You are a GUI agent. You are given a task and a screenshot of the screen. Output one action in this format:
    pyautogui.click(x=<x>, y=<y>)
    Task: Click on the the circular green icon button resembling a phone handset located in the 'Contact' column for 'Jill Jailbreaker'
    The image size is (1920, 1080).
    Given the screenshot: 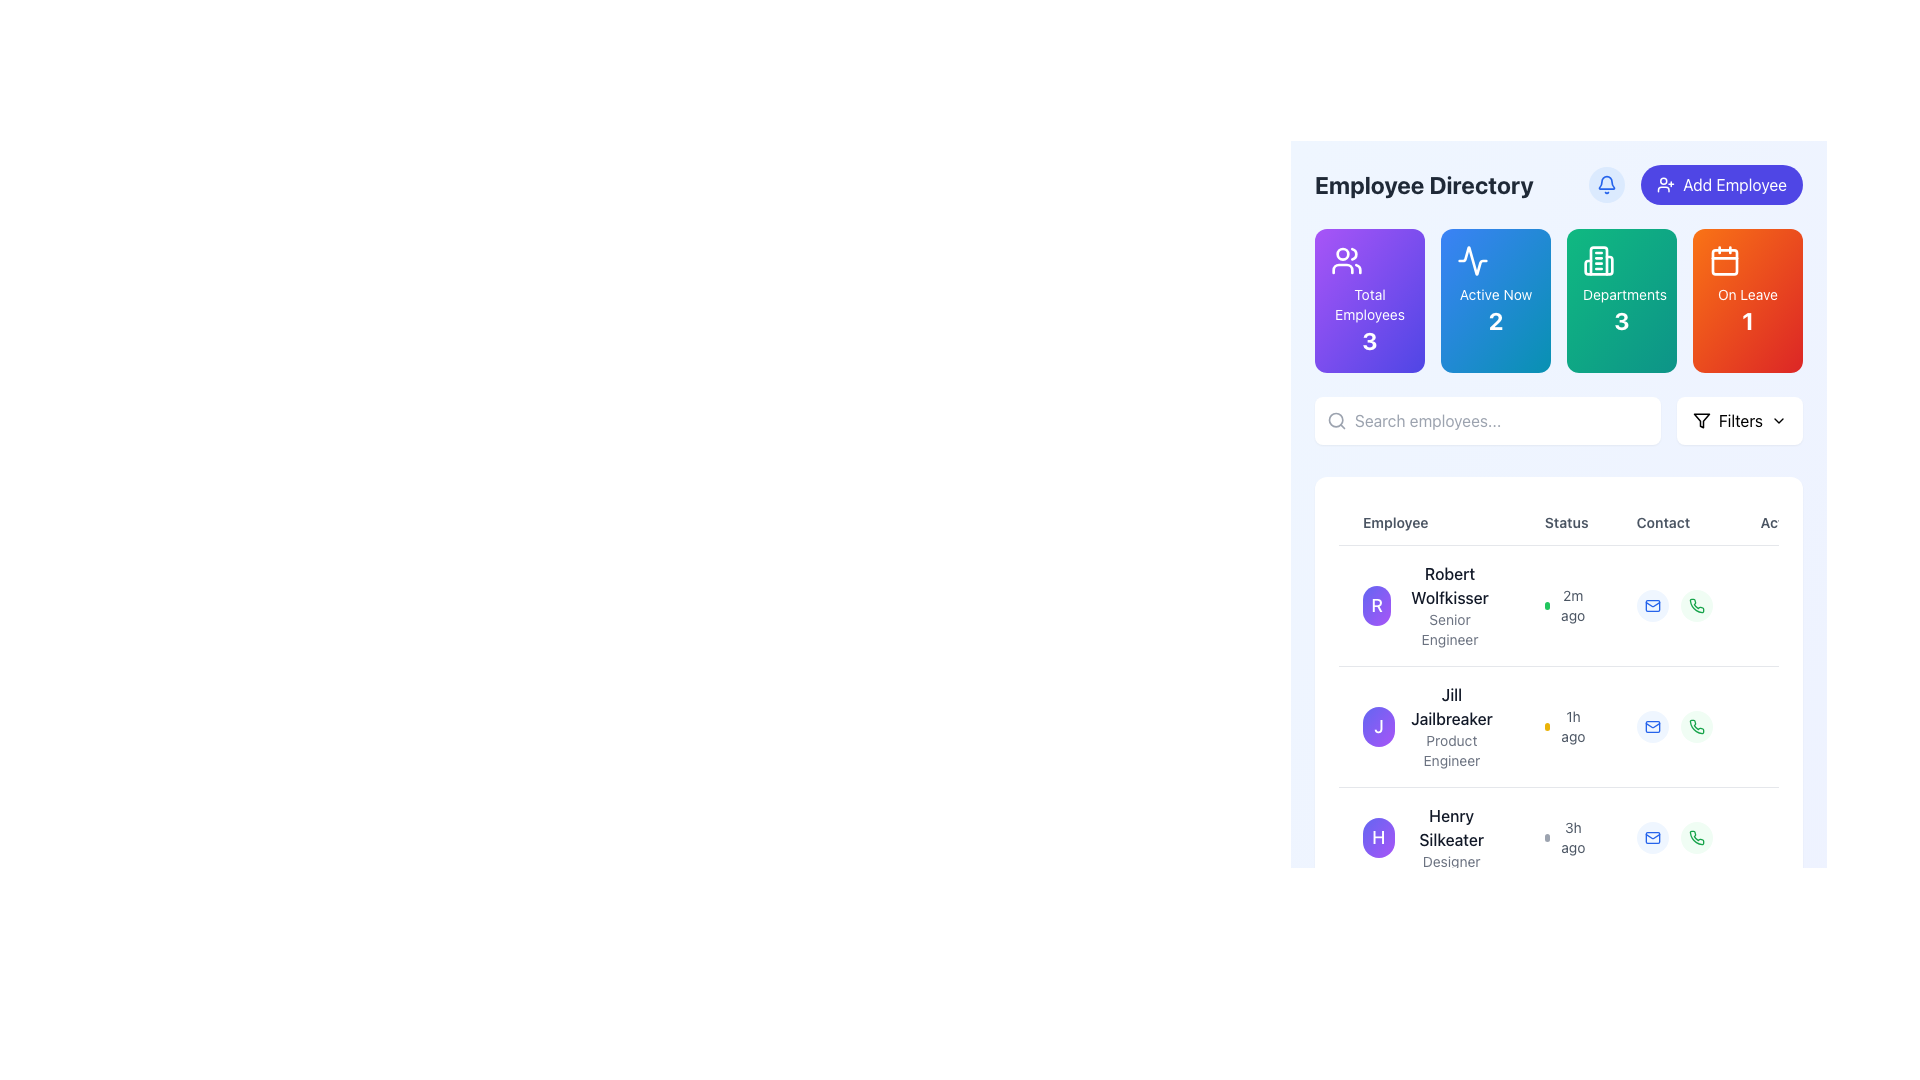 What is the action you would take?
    pyautogui.click(x=1695, y=726)
    